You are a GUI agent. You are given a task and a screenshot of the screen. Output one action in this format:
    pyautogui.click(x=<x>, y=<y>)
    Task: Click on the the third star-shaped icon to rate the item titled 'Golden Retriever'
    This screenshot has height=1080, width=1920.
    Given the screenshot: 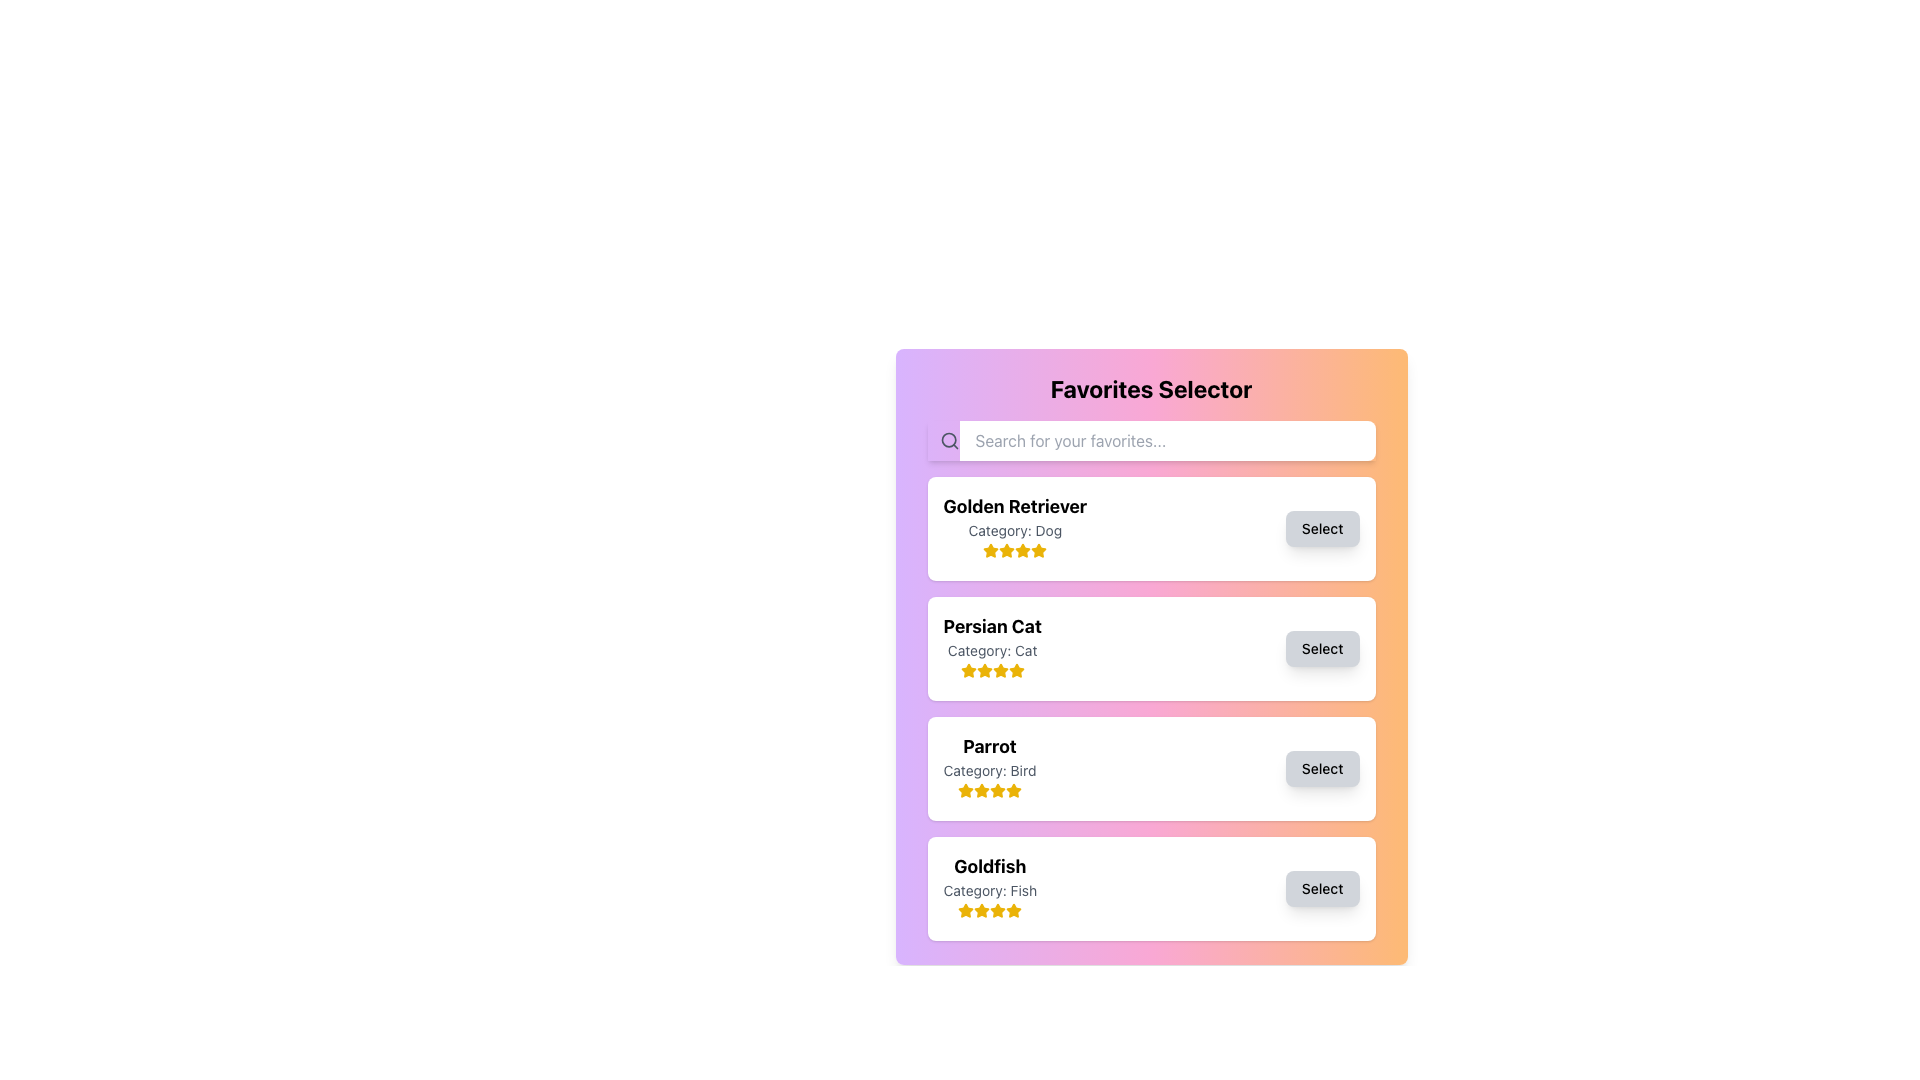 What is the action you would take?
    pyautogui.click(x=1039, y=550)
    